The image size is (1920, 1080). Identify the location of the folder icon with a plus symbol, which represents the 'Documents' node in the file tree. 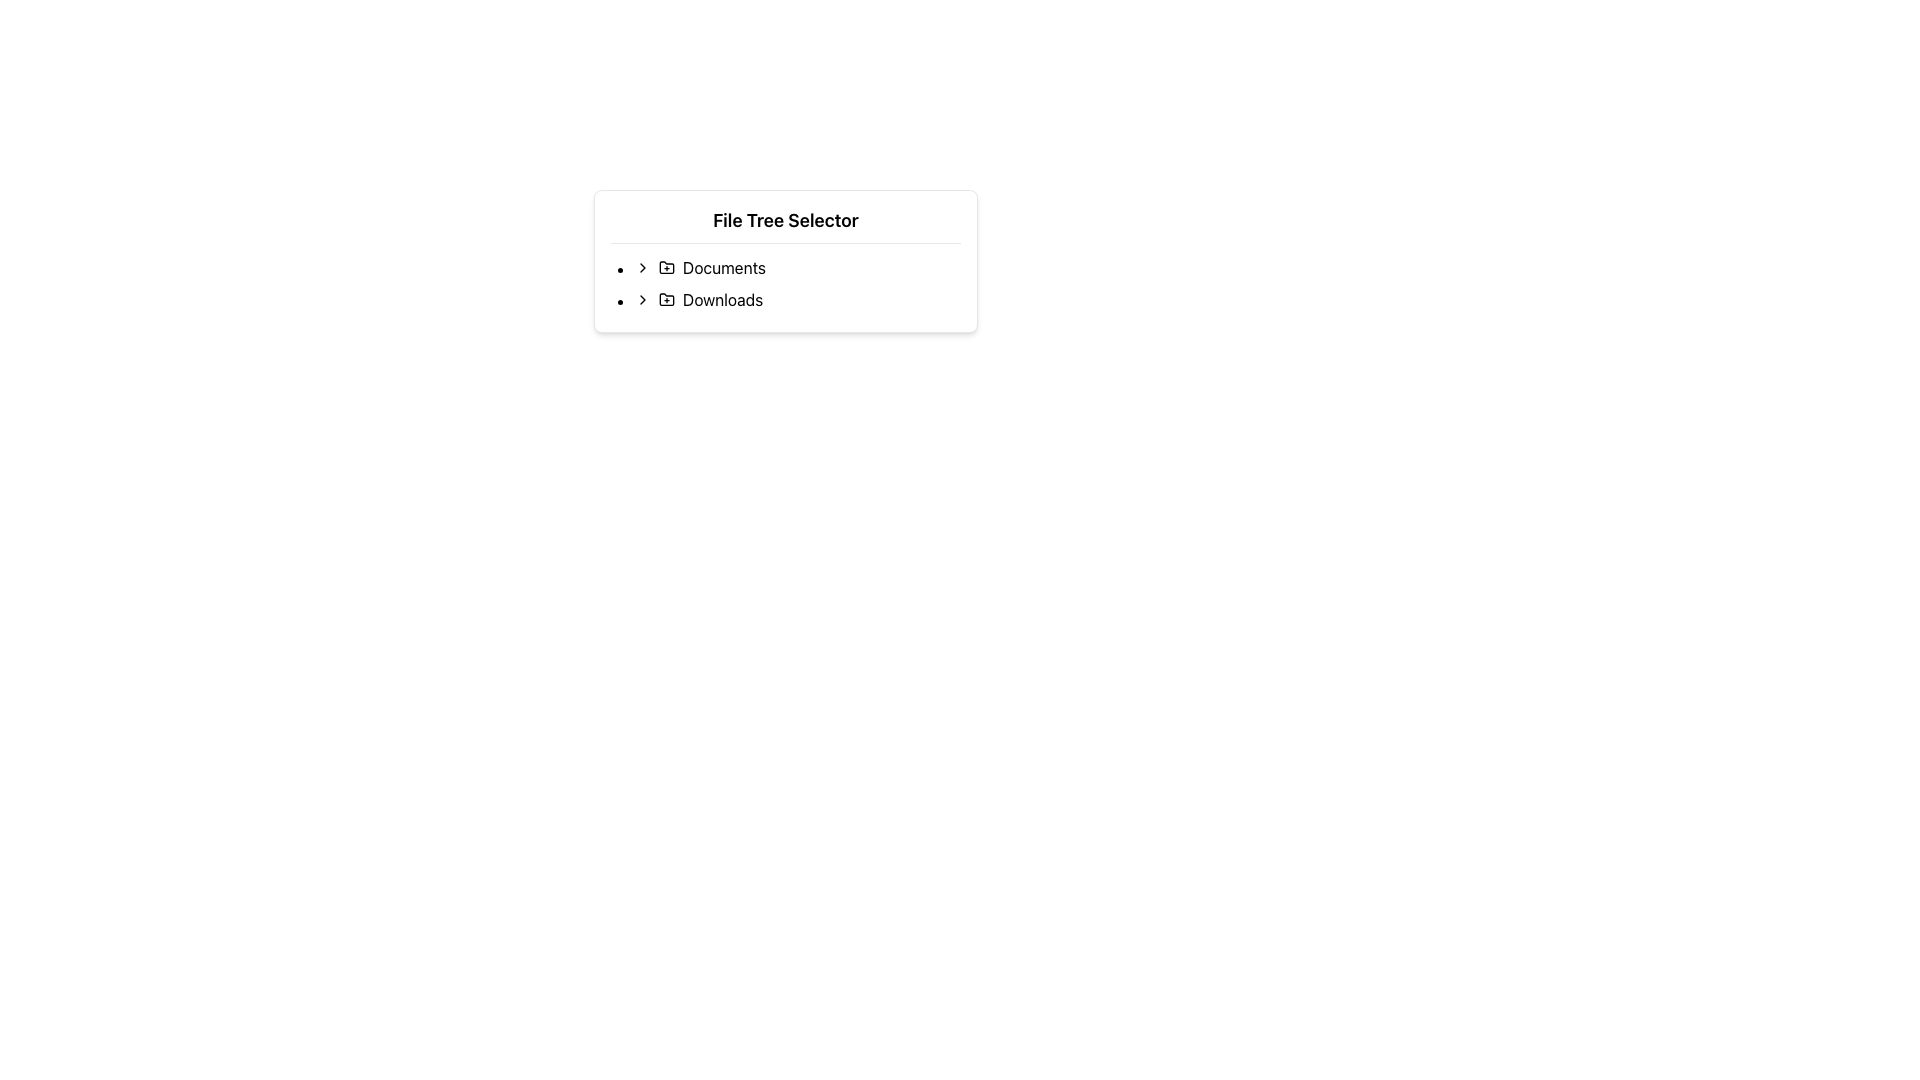
(667, 266).